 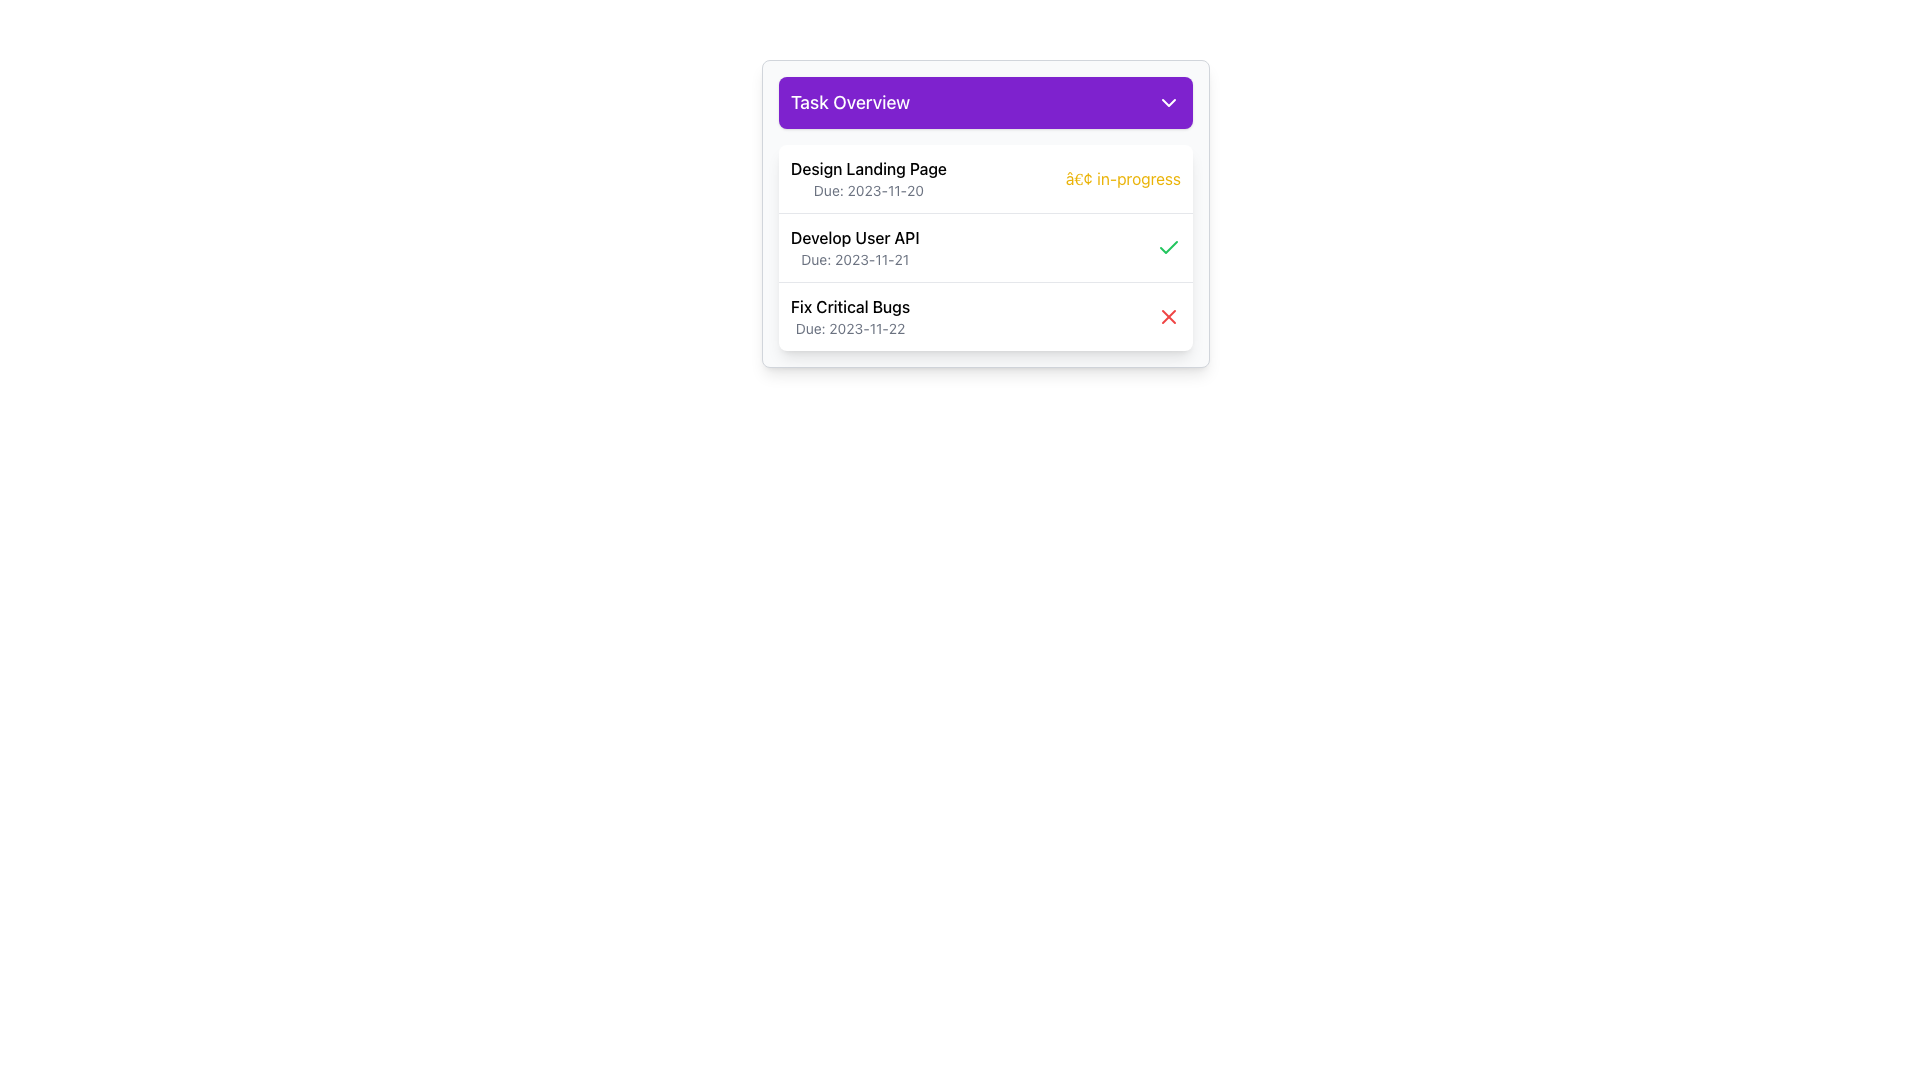 I want to click on the text label that serves as the title of a specific task, so click(x=868, y=168).